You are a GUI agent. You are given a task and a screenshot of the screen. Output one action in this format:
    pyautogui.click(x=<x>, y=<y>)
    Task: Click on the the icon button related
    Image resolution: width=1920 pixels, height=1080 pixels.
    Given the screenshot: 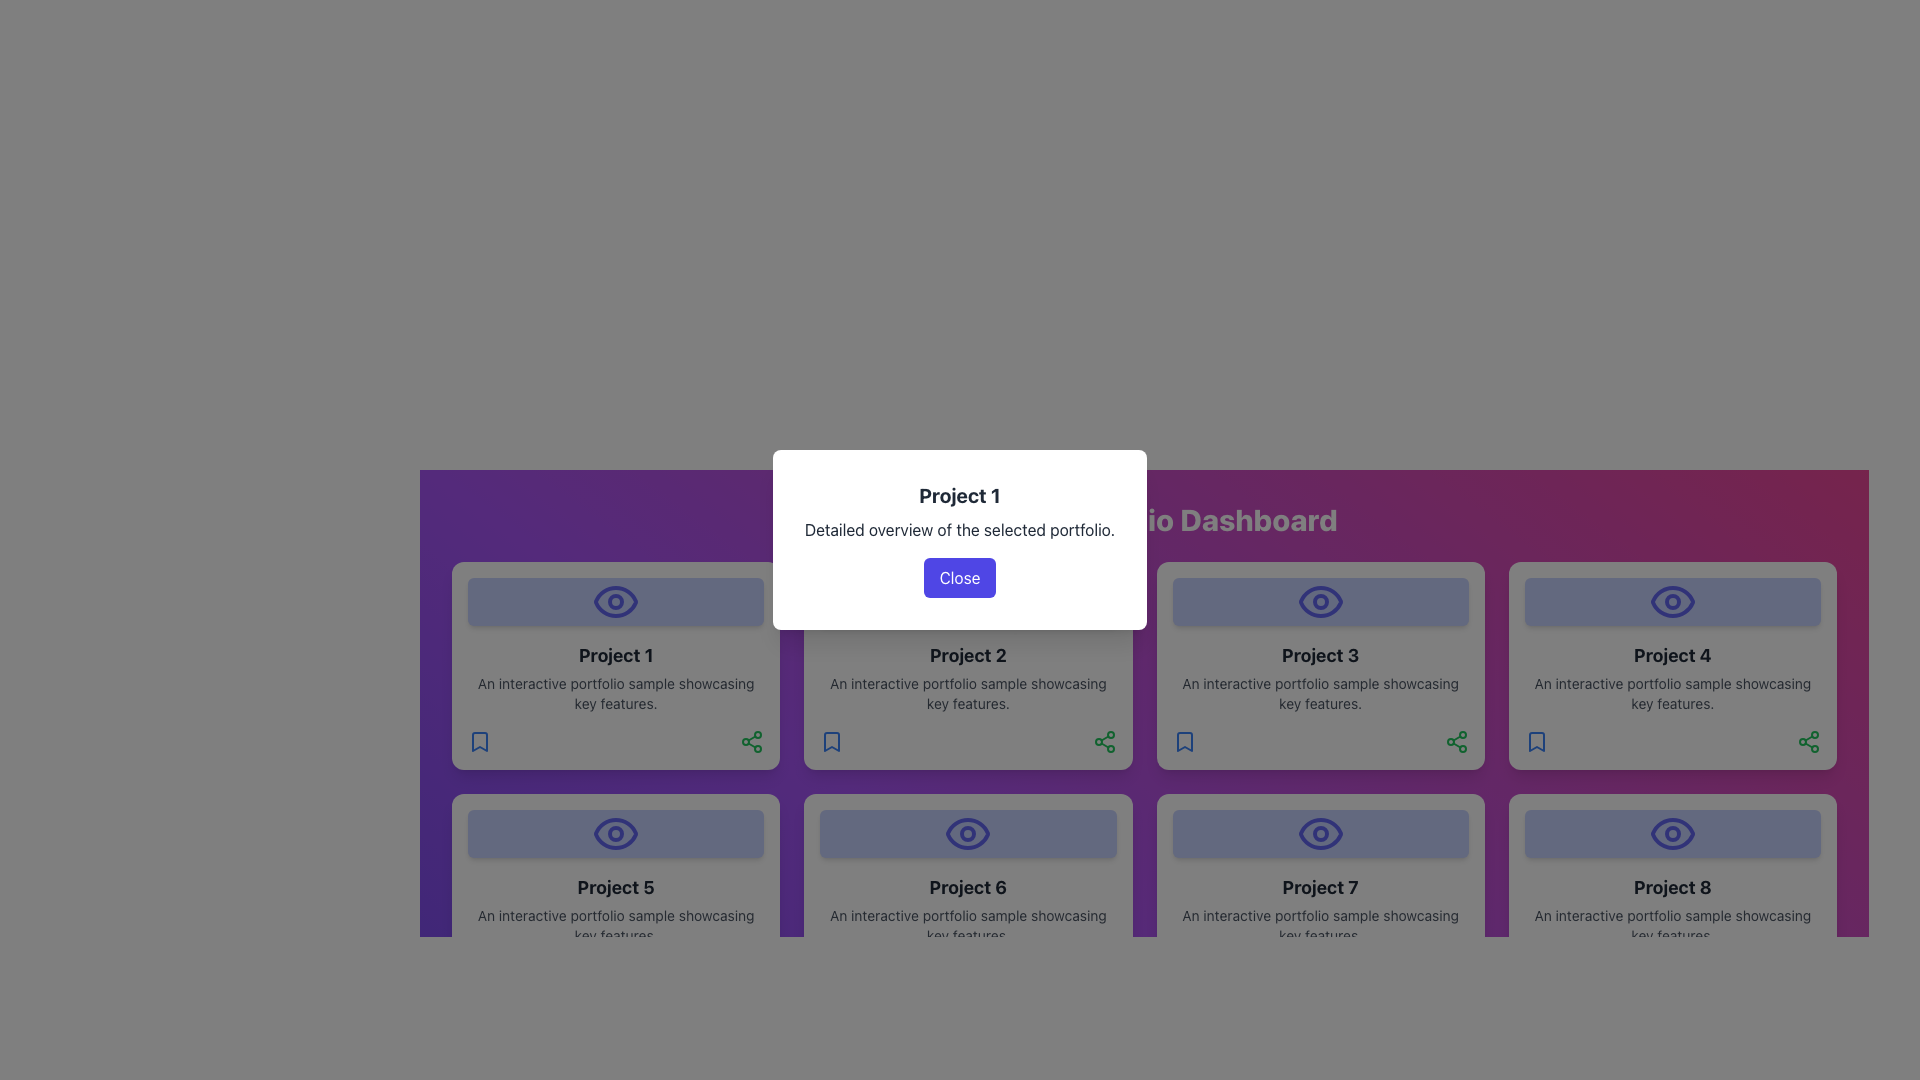 What is the action you would take?
    pyautogui.click(x=1672, y=833)
    